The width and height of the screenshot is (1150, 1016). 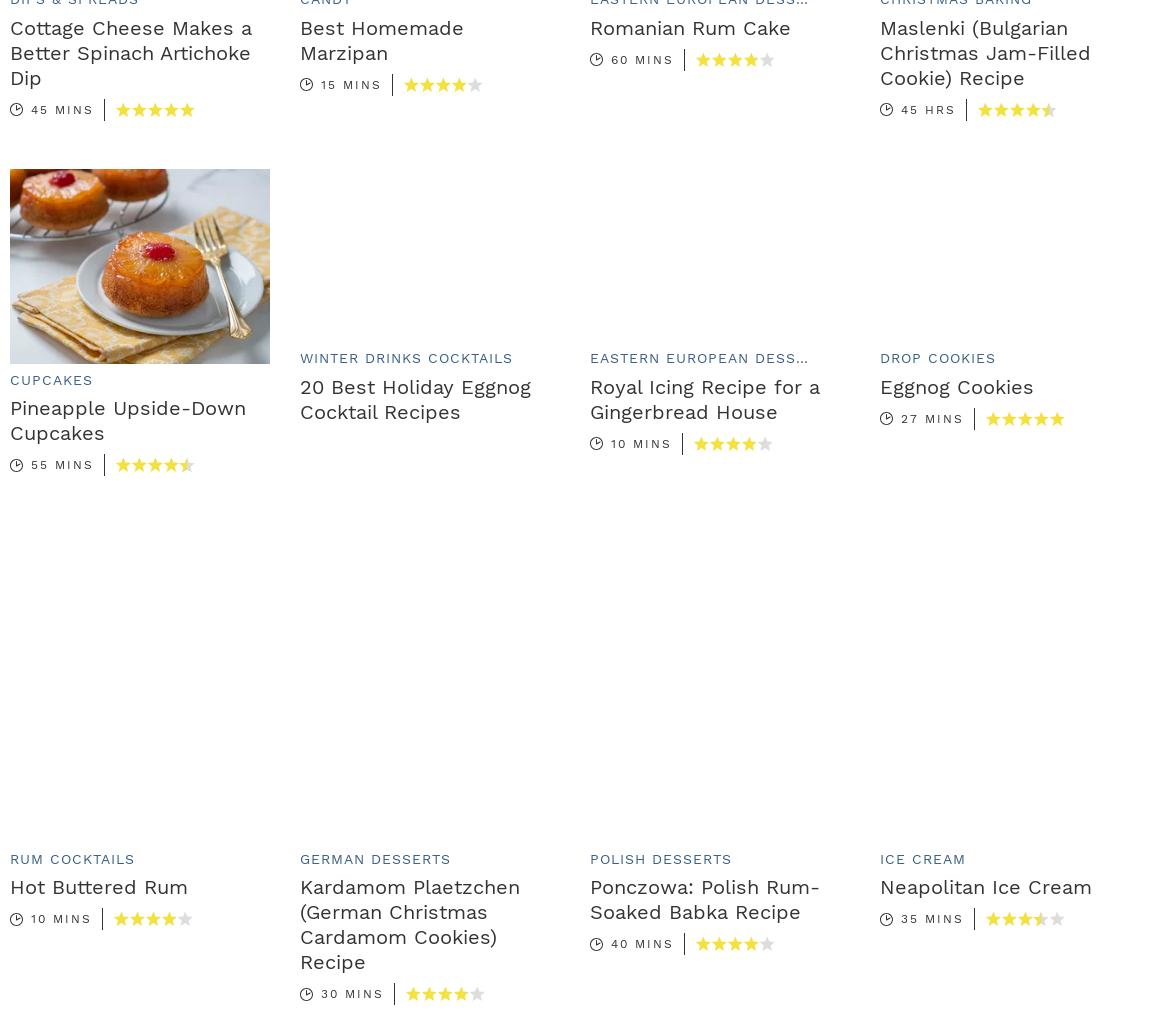 What do you see at coordinates (641, 58) in the screenshot?
I see `'60 mins'` at bounding box center [641, 58].